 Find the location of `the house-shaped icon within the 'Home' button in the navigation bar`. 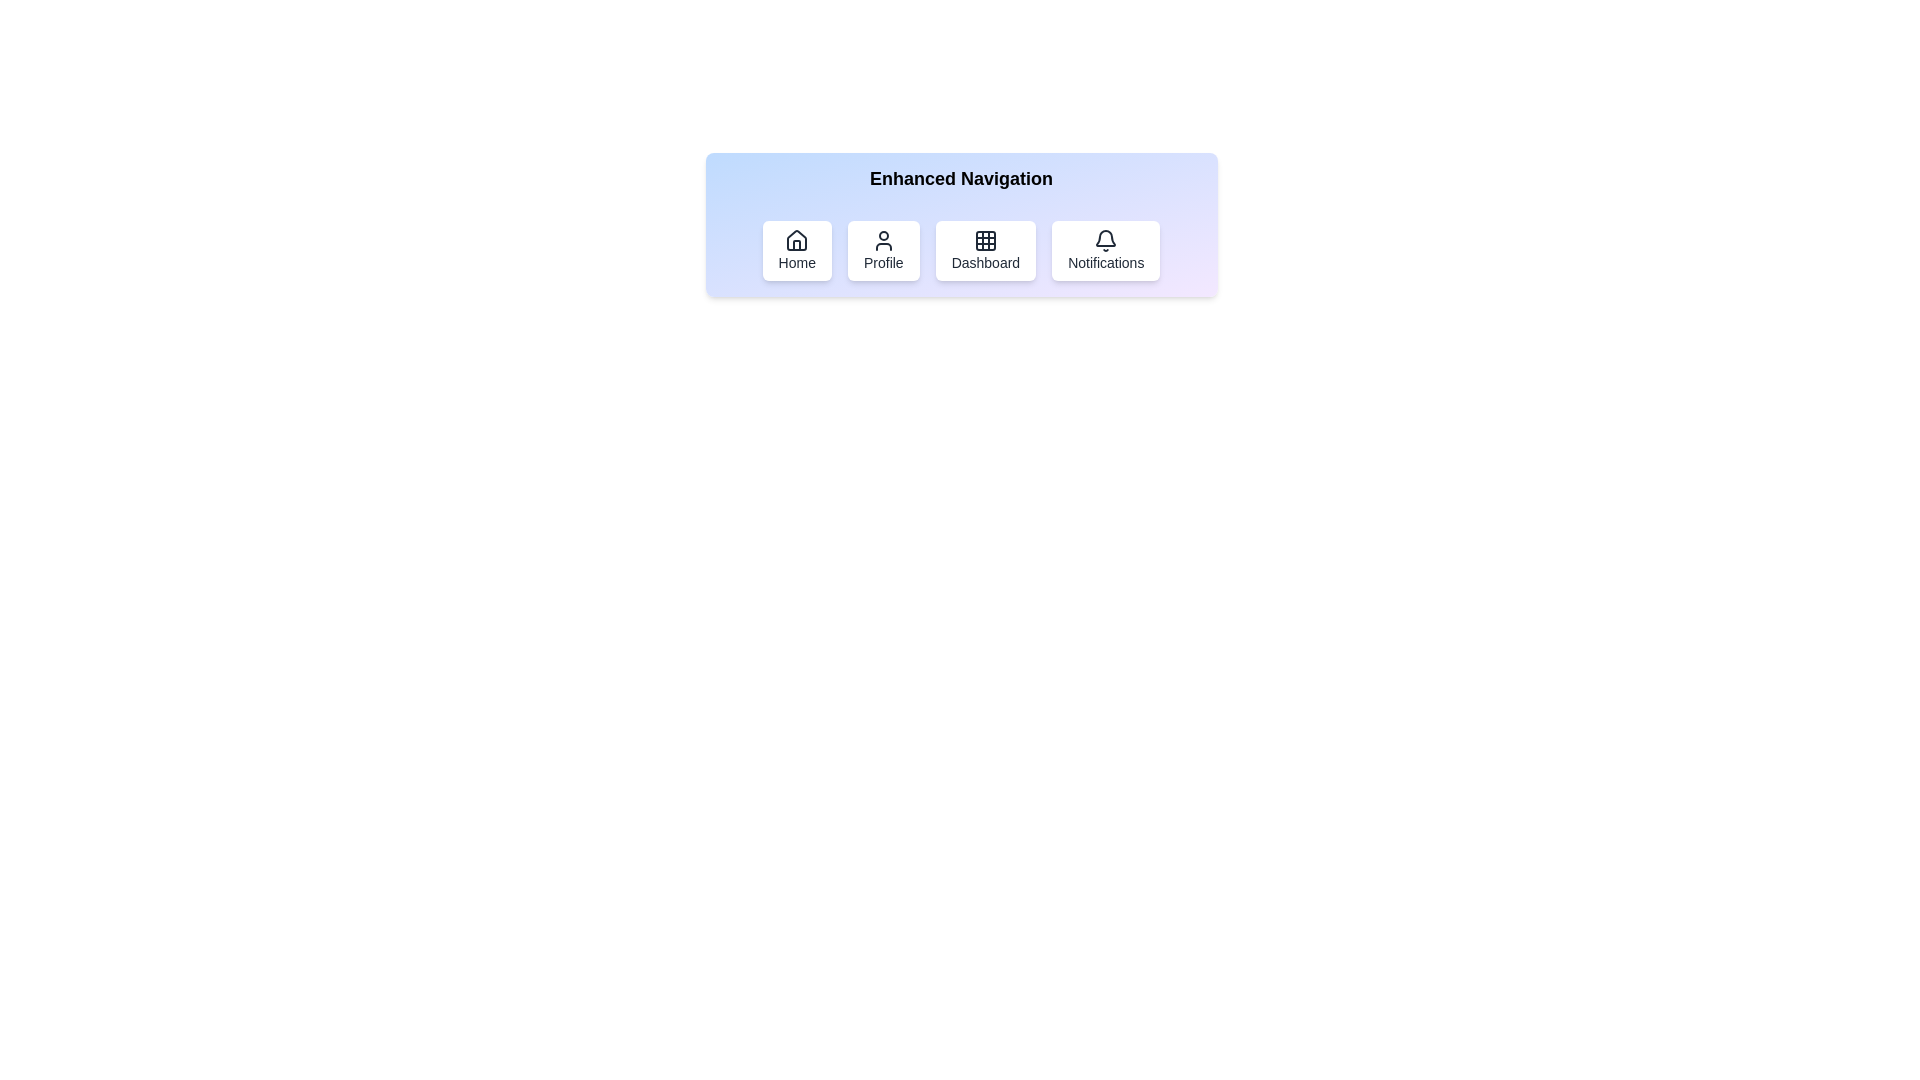

the house-shaped icon within the 'Home' button in the navigation bar is located at coordinates (795, 239).